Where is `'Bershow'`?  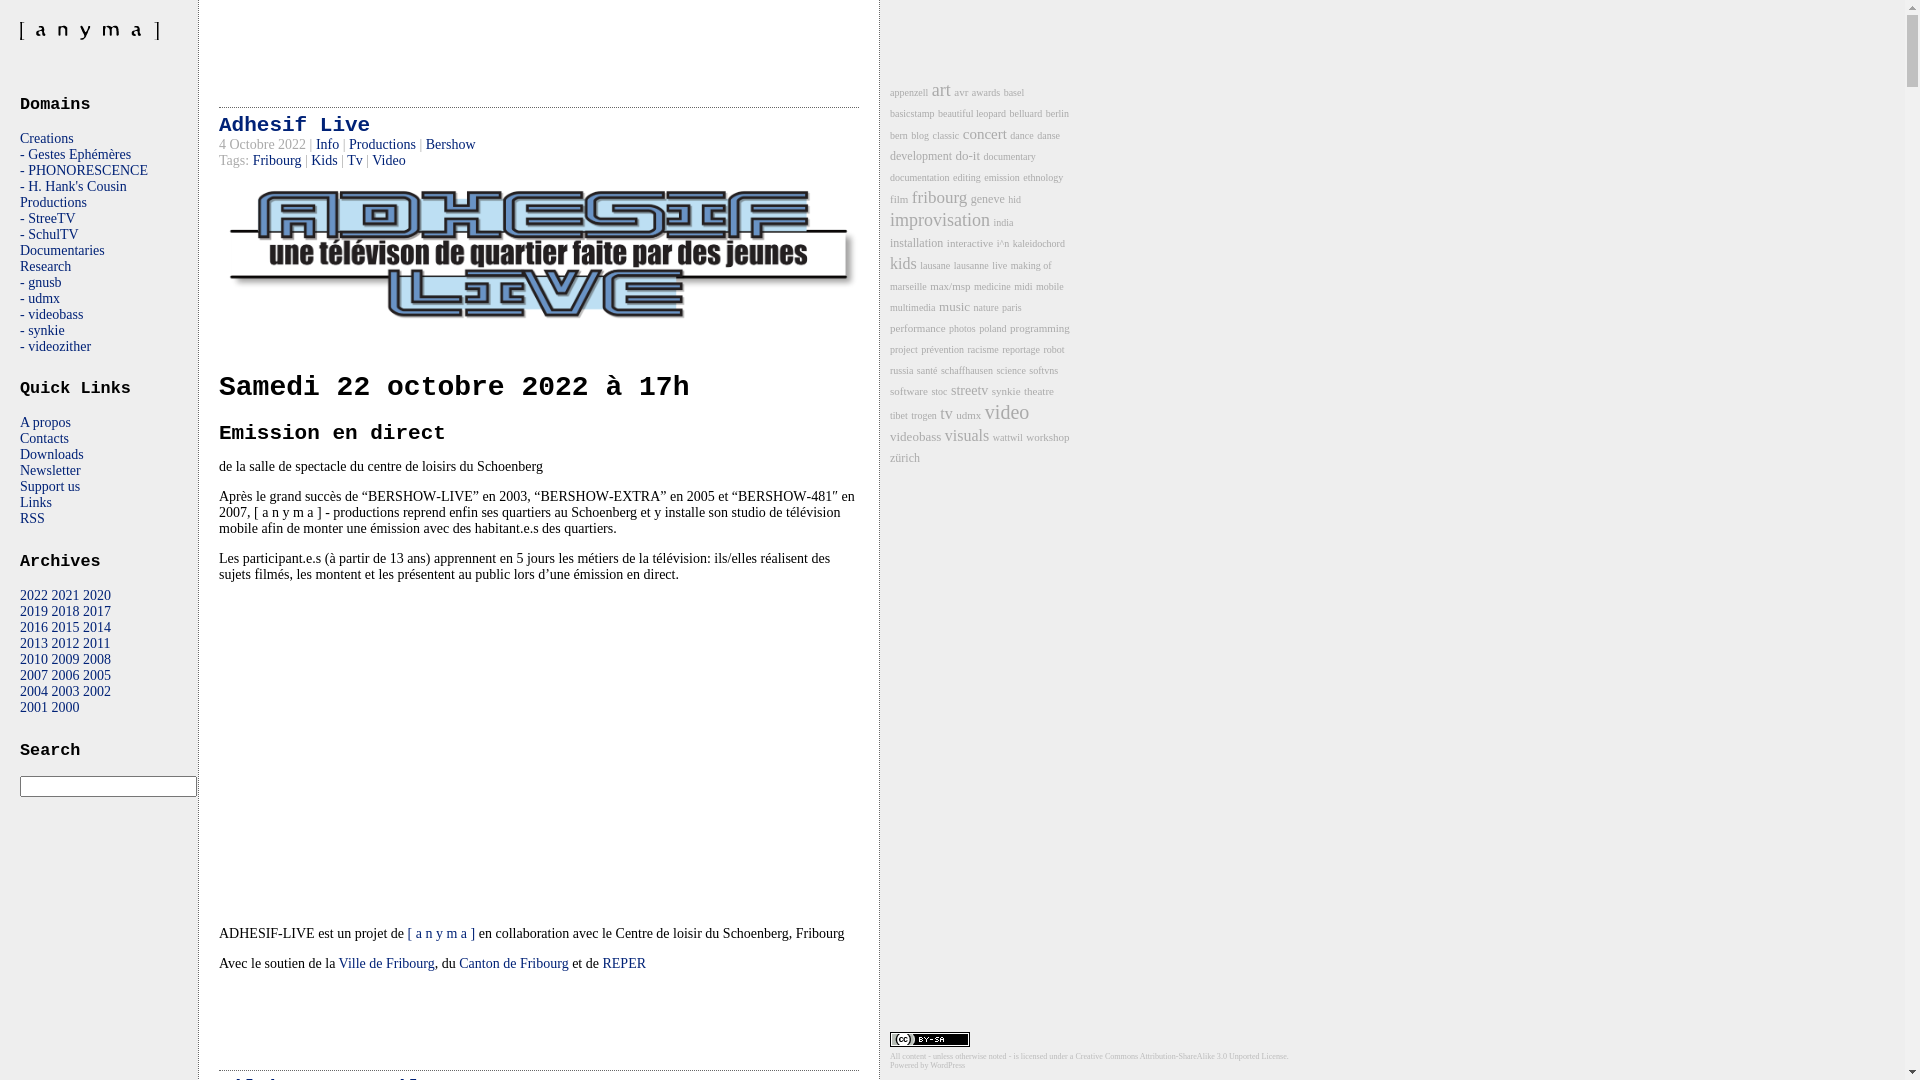 'Bershow' is located at coordinates (450, 143).